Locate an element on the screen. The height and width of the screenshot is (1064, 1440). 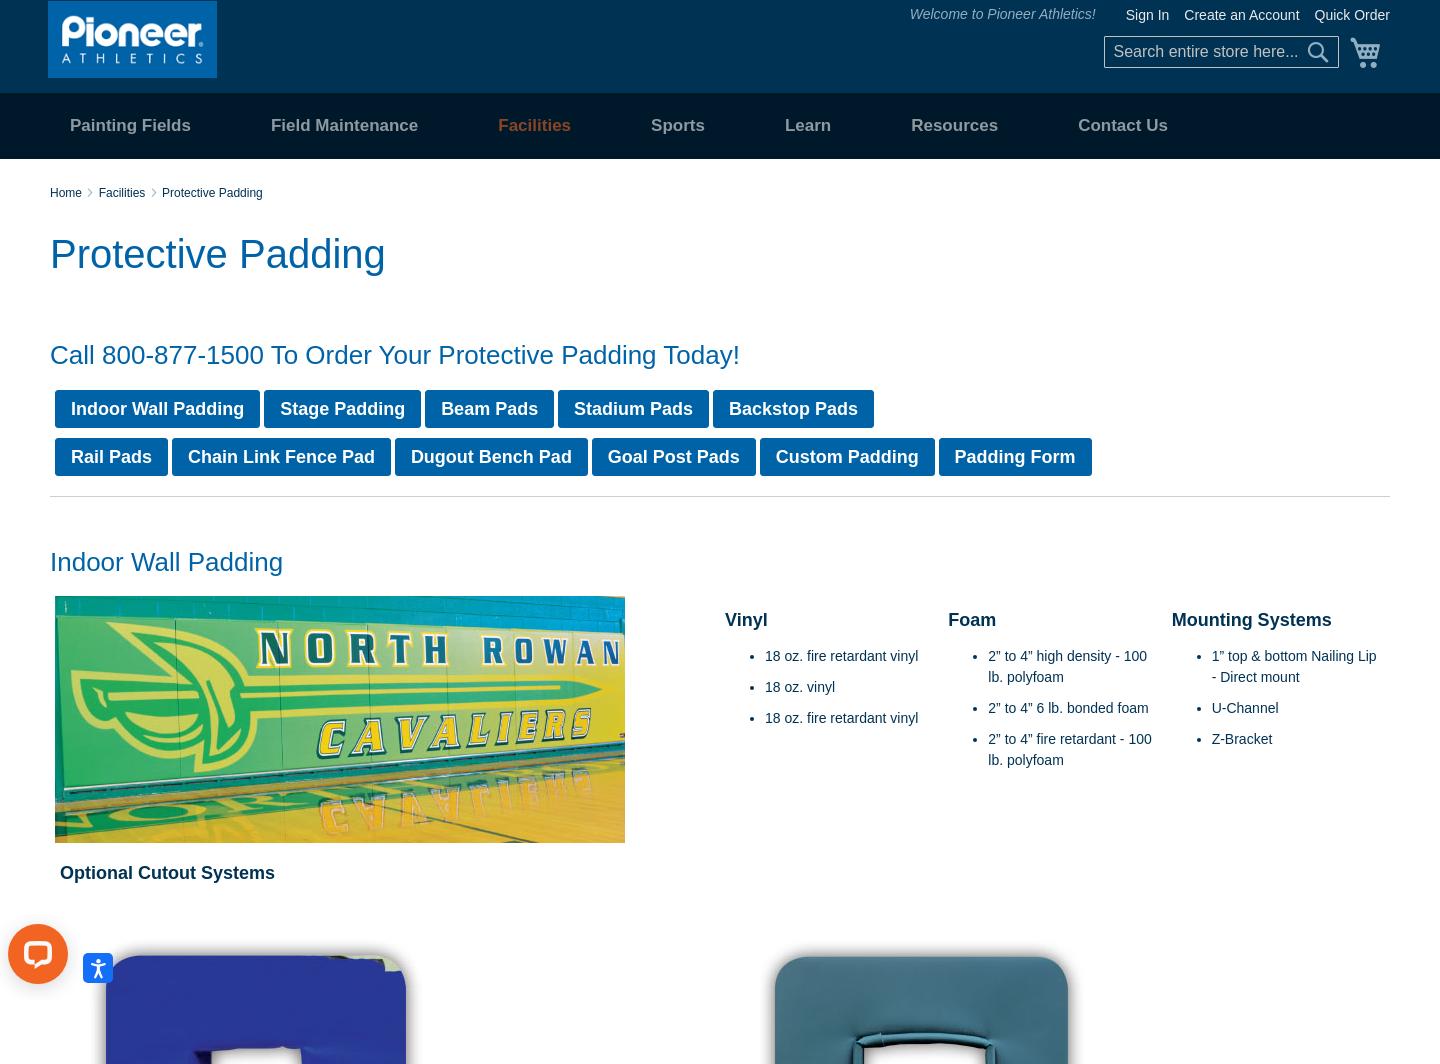
'Rail Pads' is located at coordinates (111, 456).